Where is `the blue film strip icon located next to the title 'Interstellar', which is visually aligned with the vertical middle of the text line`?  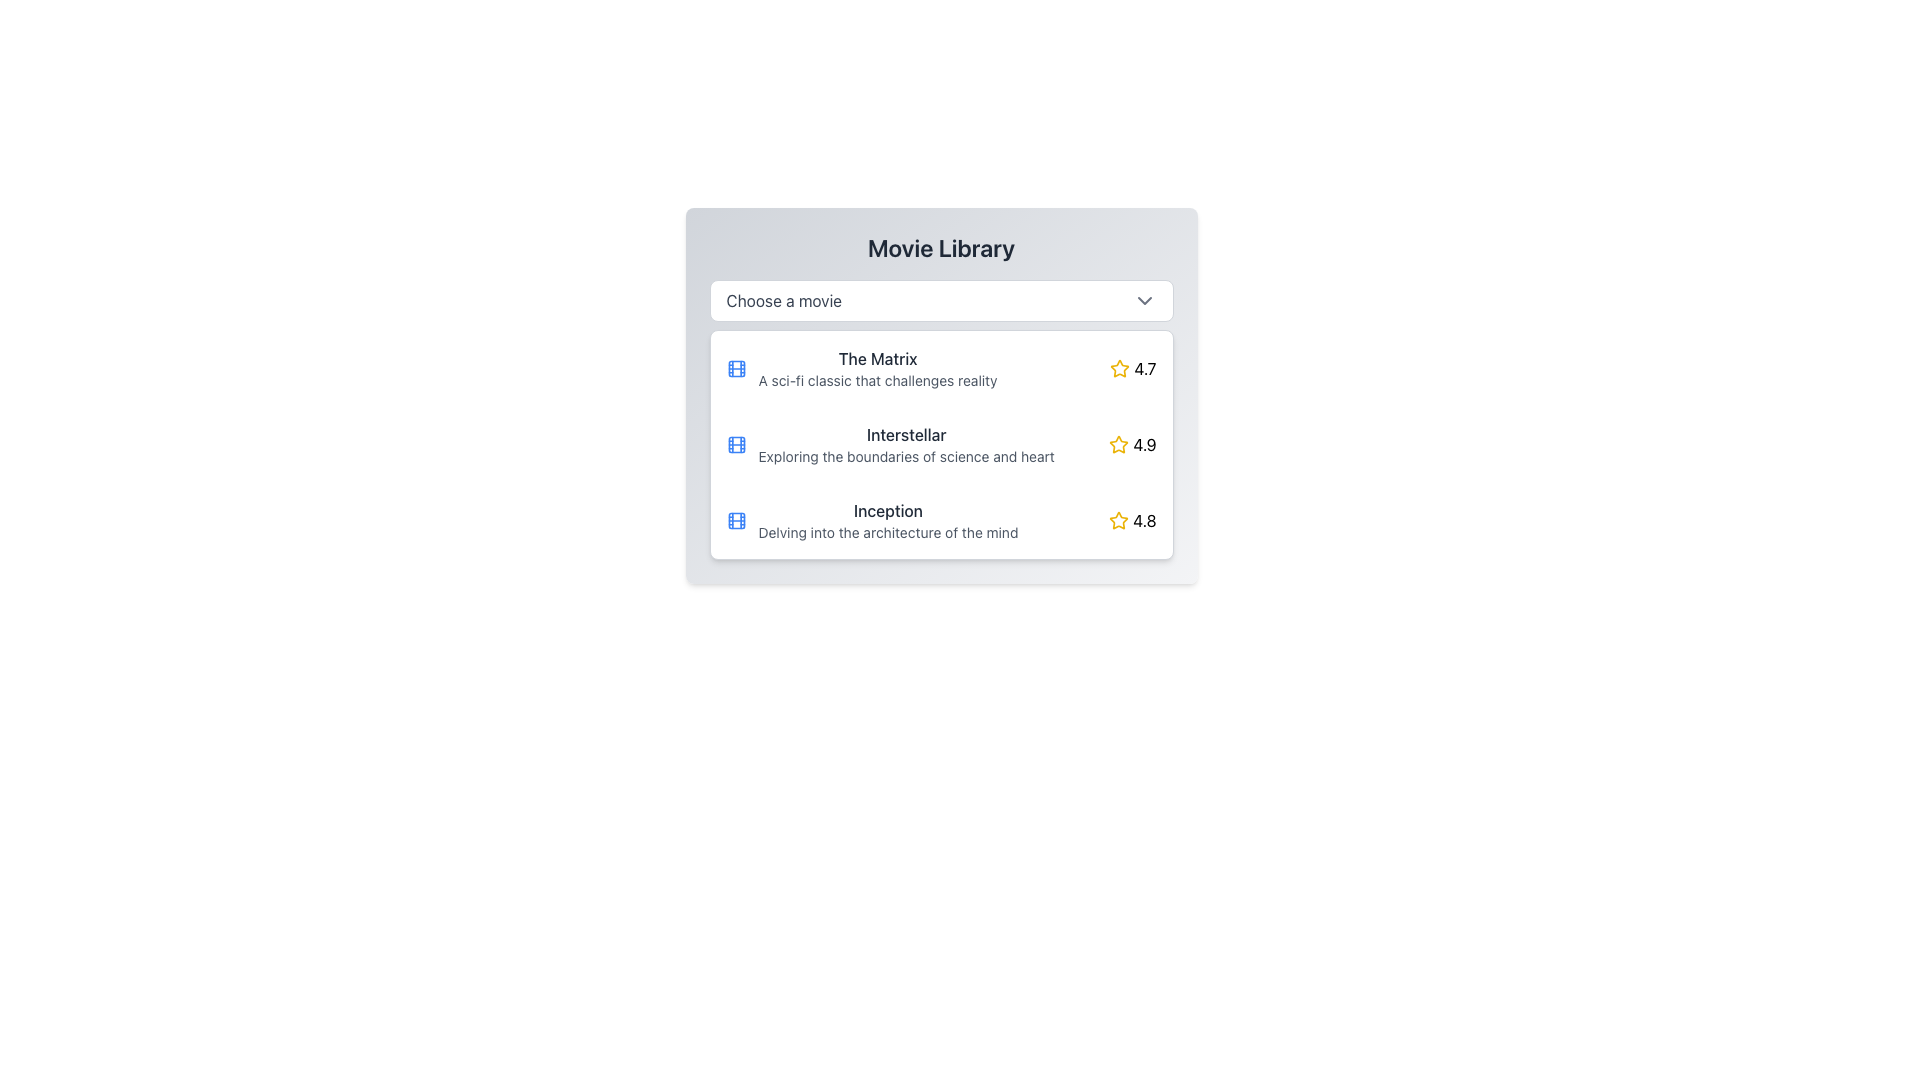
the blue film strip icon located next to the title 'Interstellar', which is visually aligned with the vertical middle of the text line is located at coordinates (735, 443).